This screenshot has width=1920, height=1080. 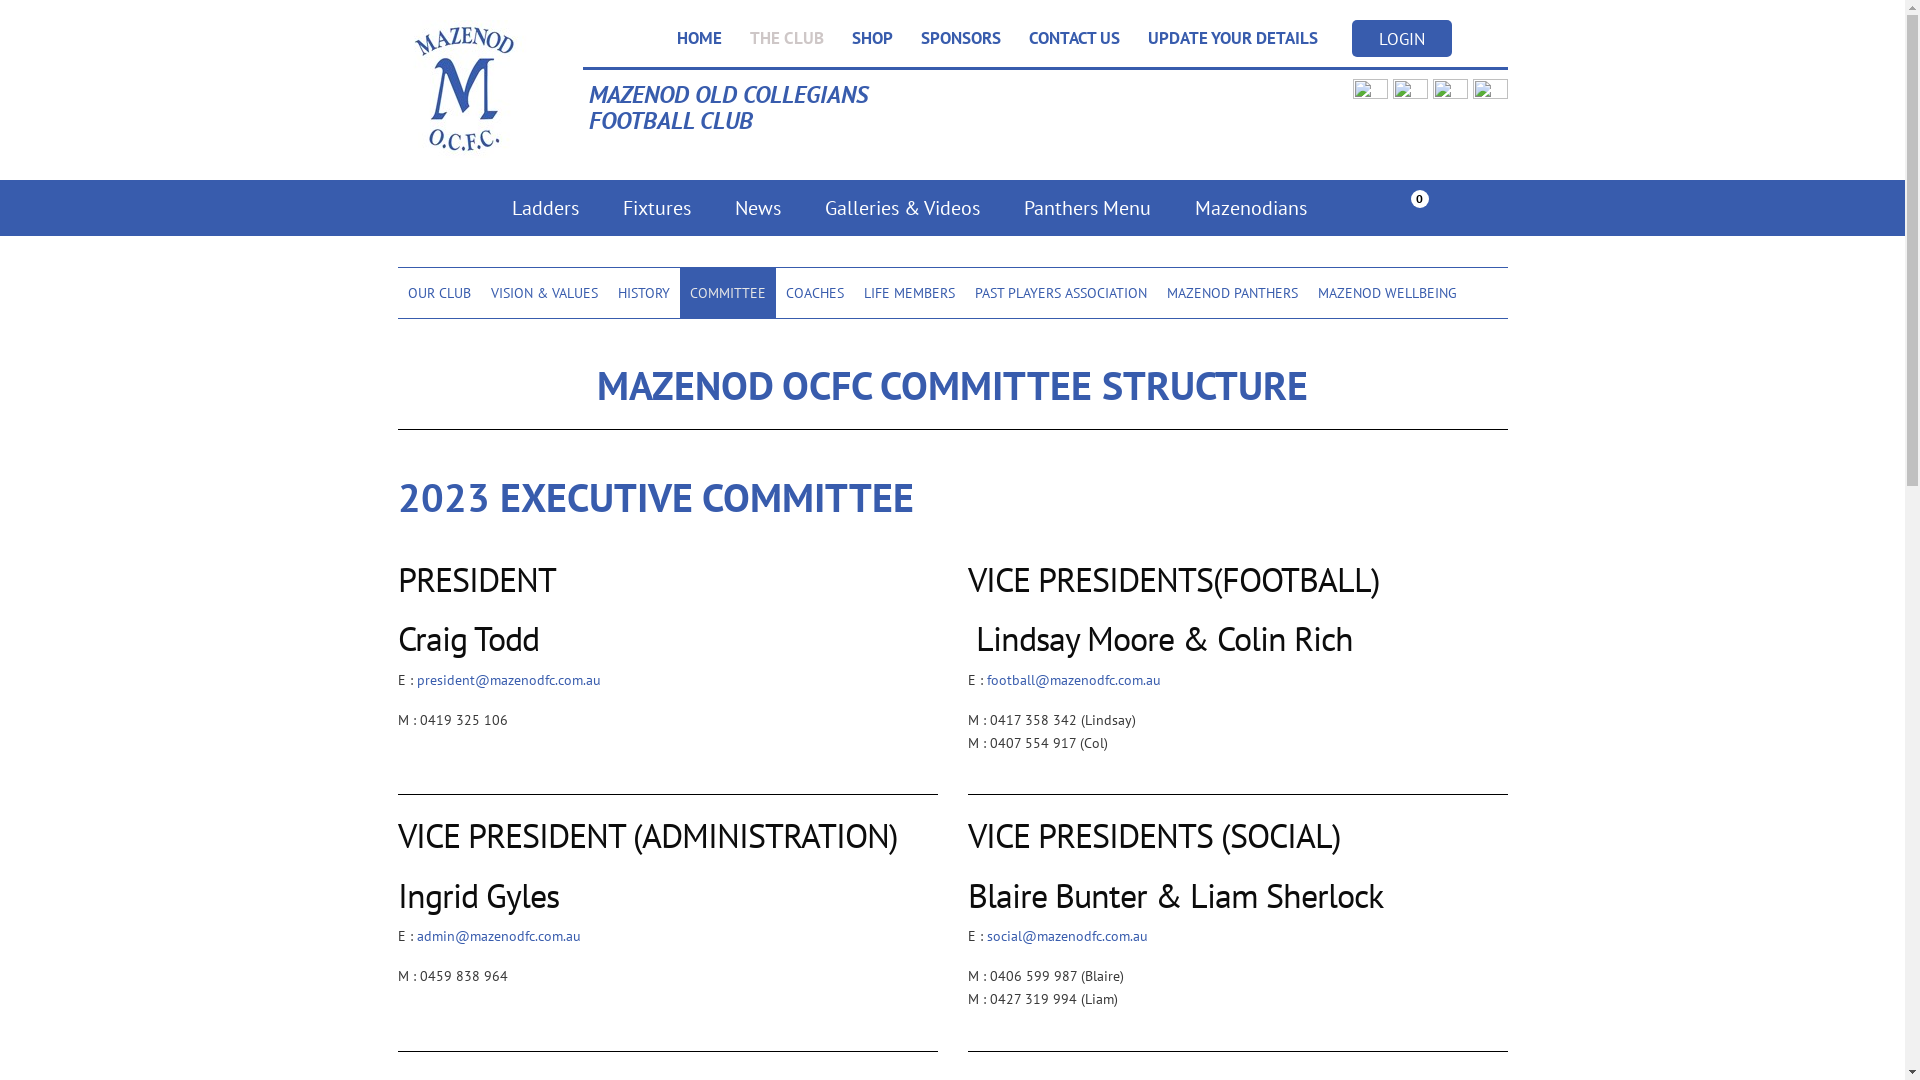 What do you see at coordinates (698, 38) in the screenshot?
I see `'HOME'` at bounding box center [698, 38].